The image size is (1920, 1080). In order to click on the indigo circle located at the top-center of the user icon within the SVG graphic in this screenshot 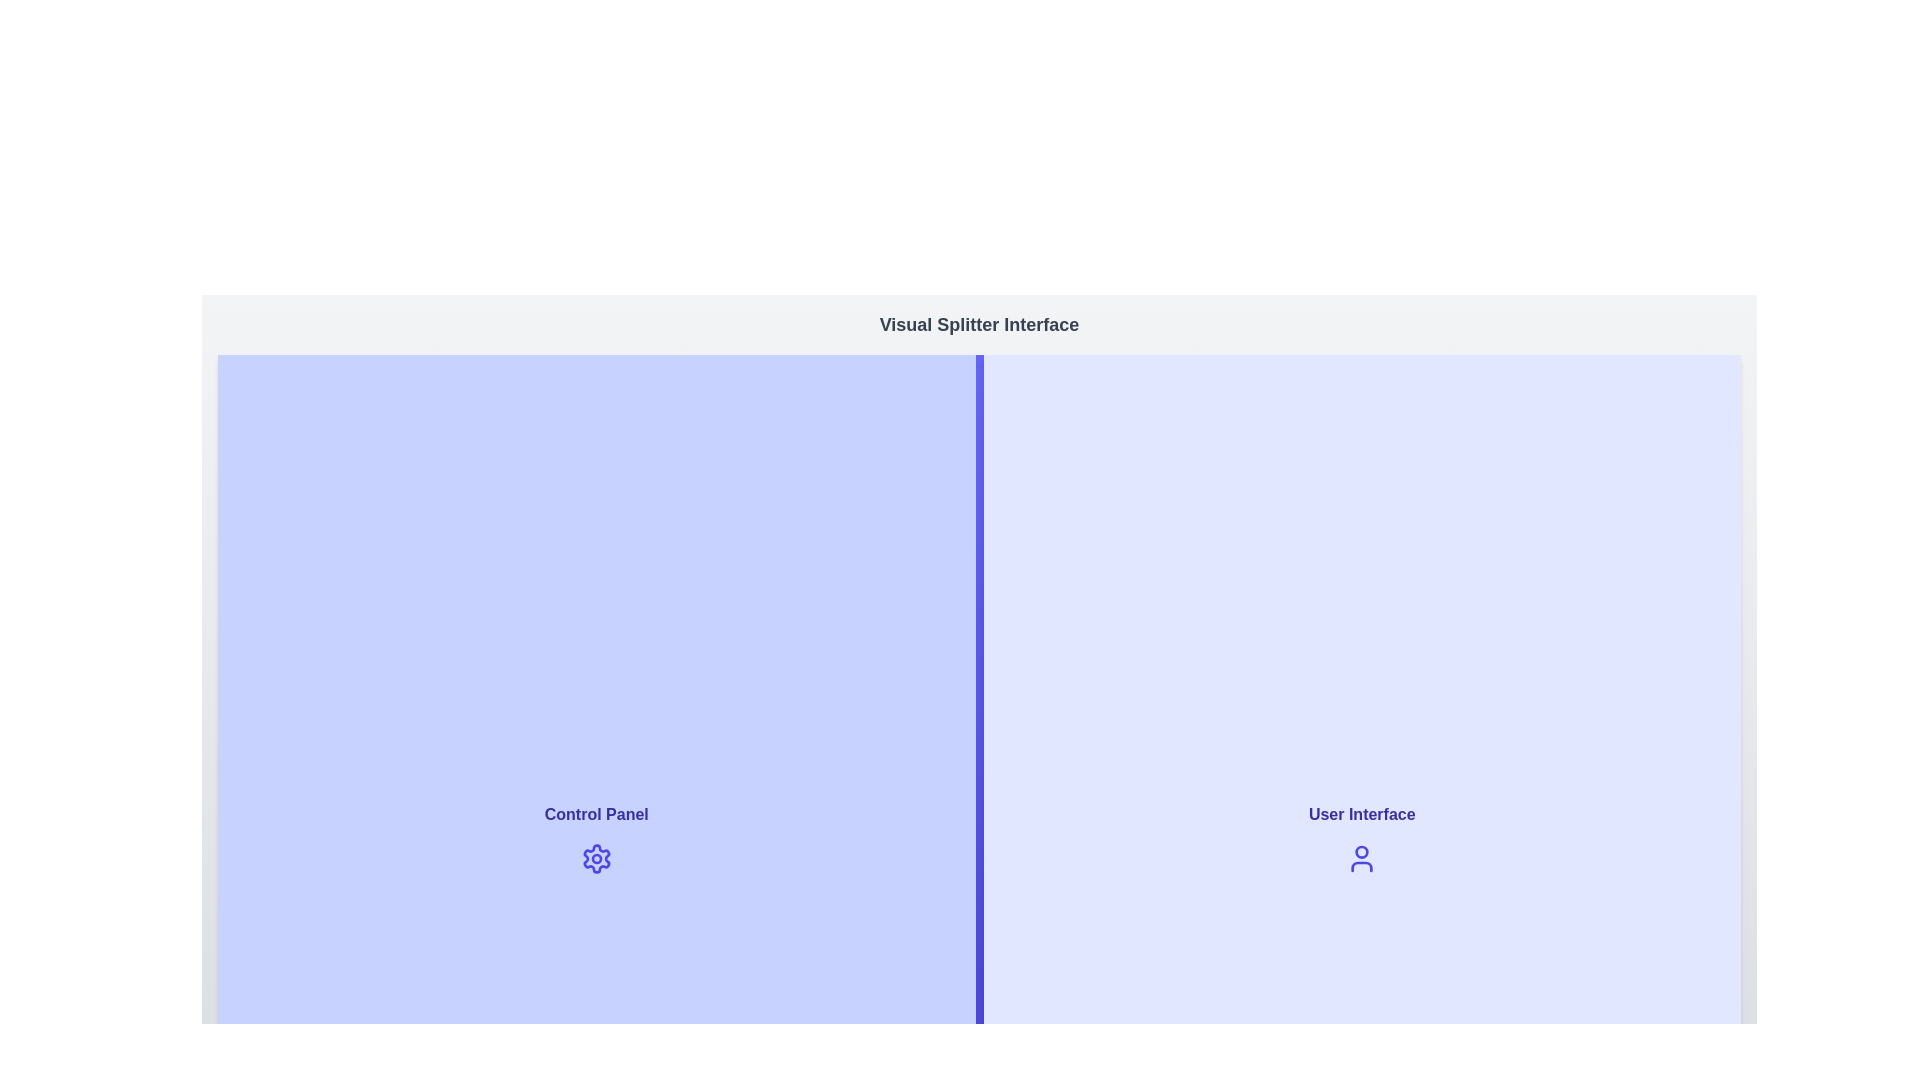, I will do `click(1361, 852)`.